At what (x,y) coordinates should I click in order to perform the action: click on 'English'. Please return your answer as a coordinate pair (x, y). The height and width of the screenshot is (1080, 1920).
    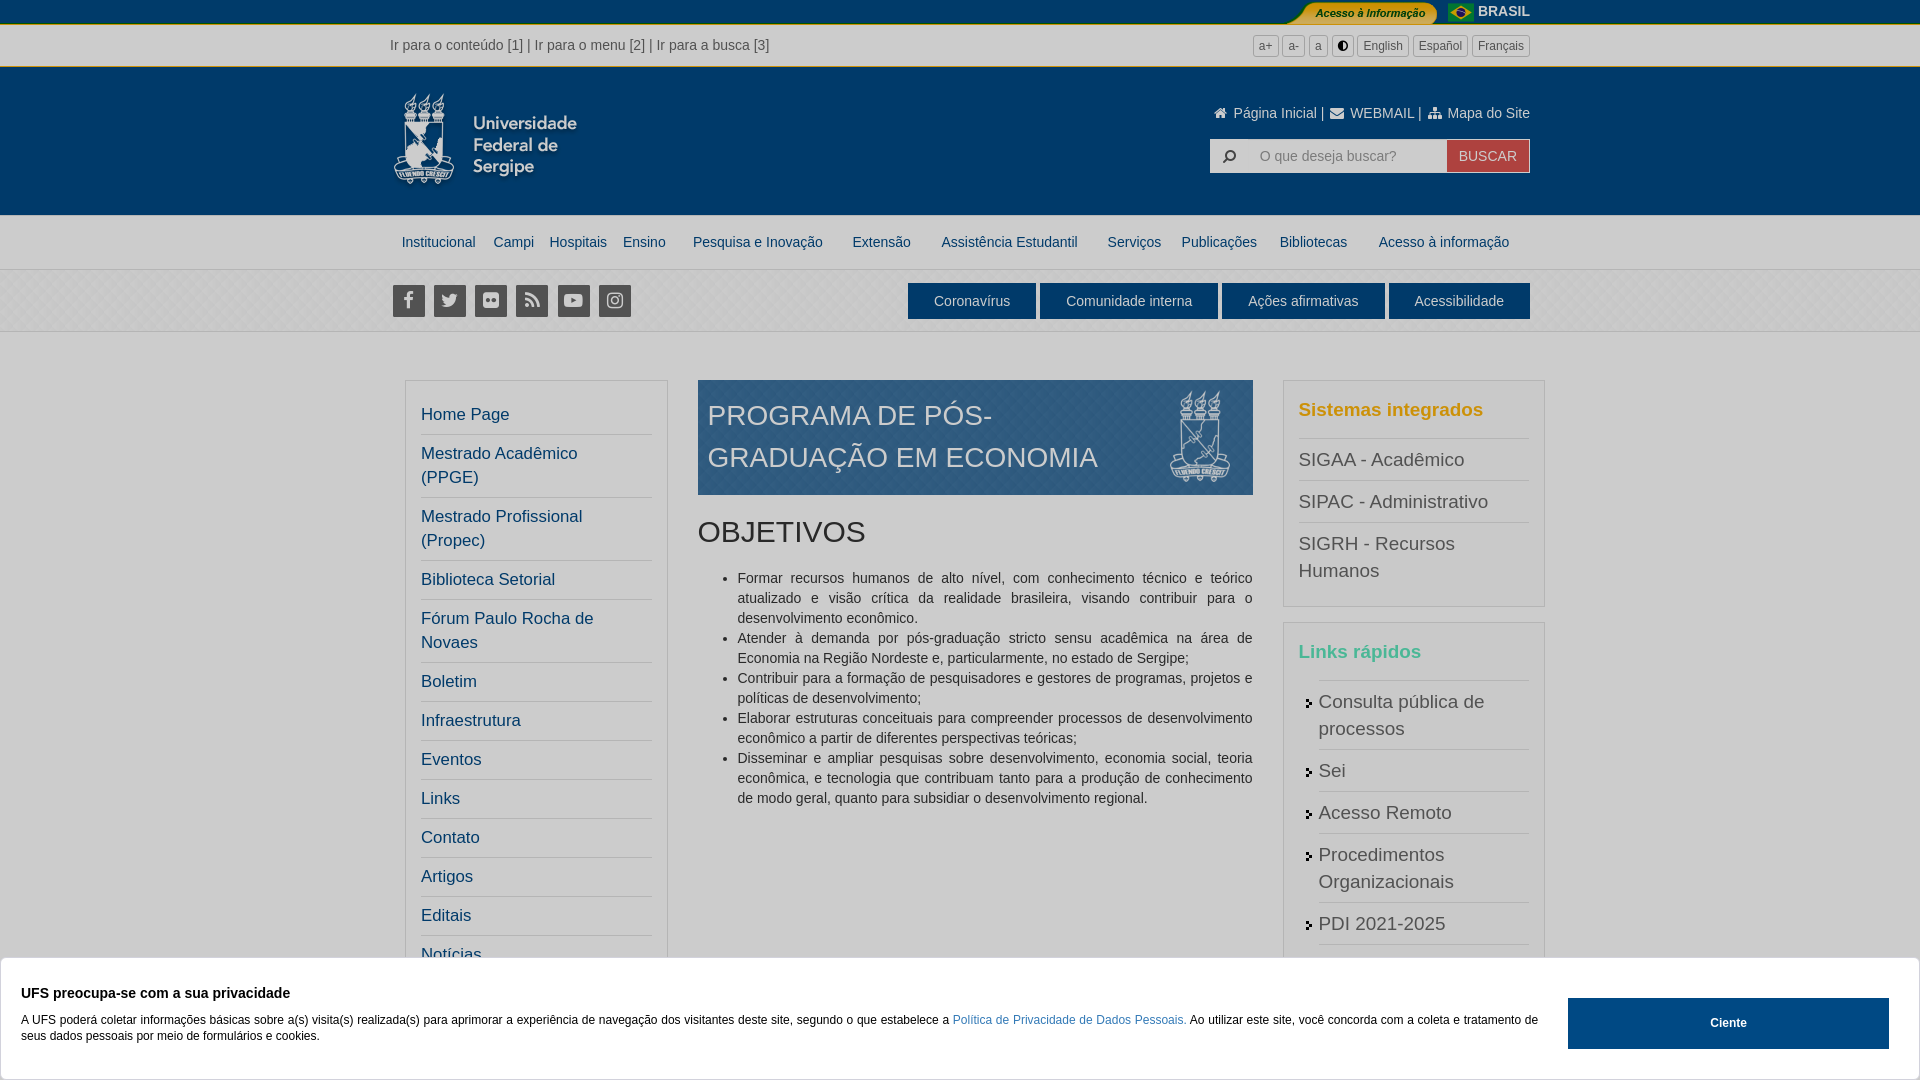
    Looking at the image, I should click on (1381, 45).